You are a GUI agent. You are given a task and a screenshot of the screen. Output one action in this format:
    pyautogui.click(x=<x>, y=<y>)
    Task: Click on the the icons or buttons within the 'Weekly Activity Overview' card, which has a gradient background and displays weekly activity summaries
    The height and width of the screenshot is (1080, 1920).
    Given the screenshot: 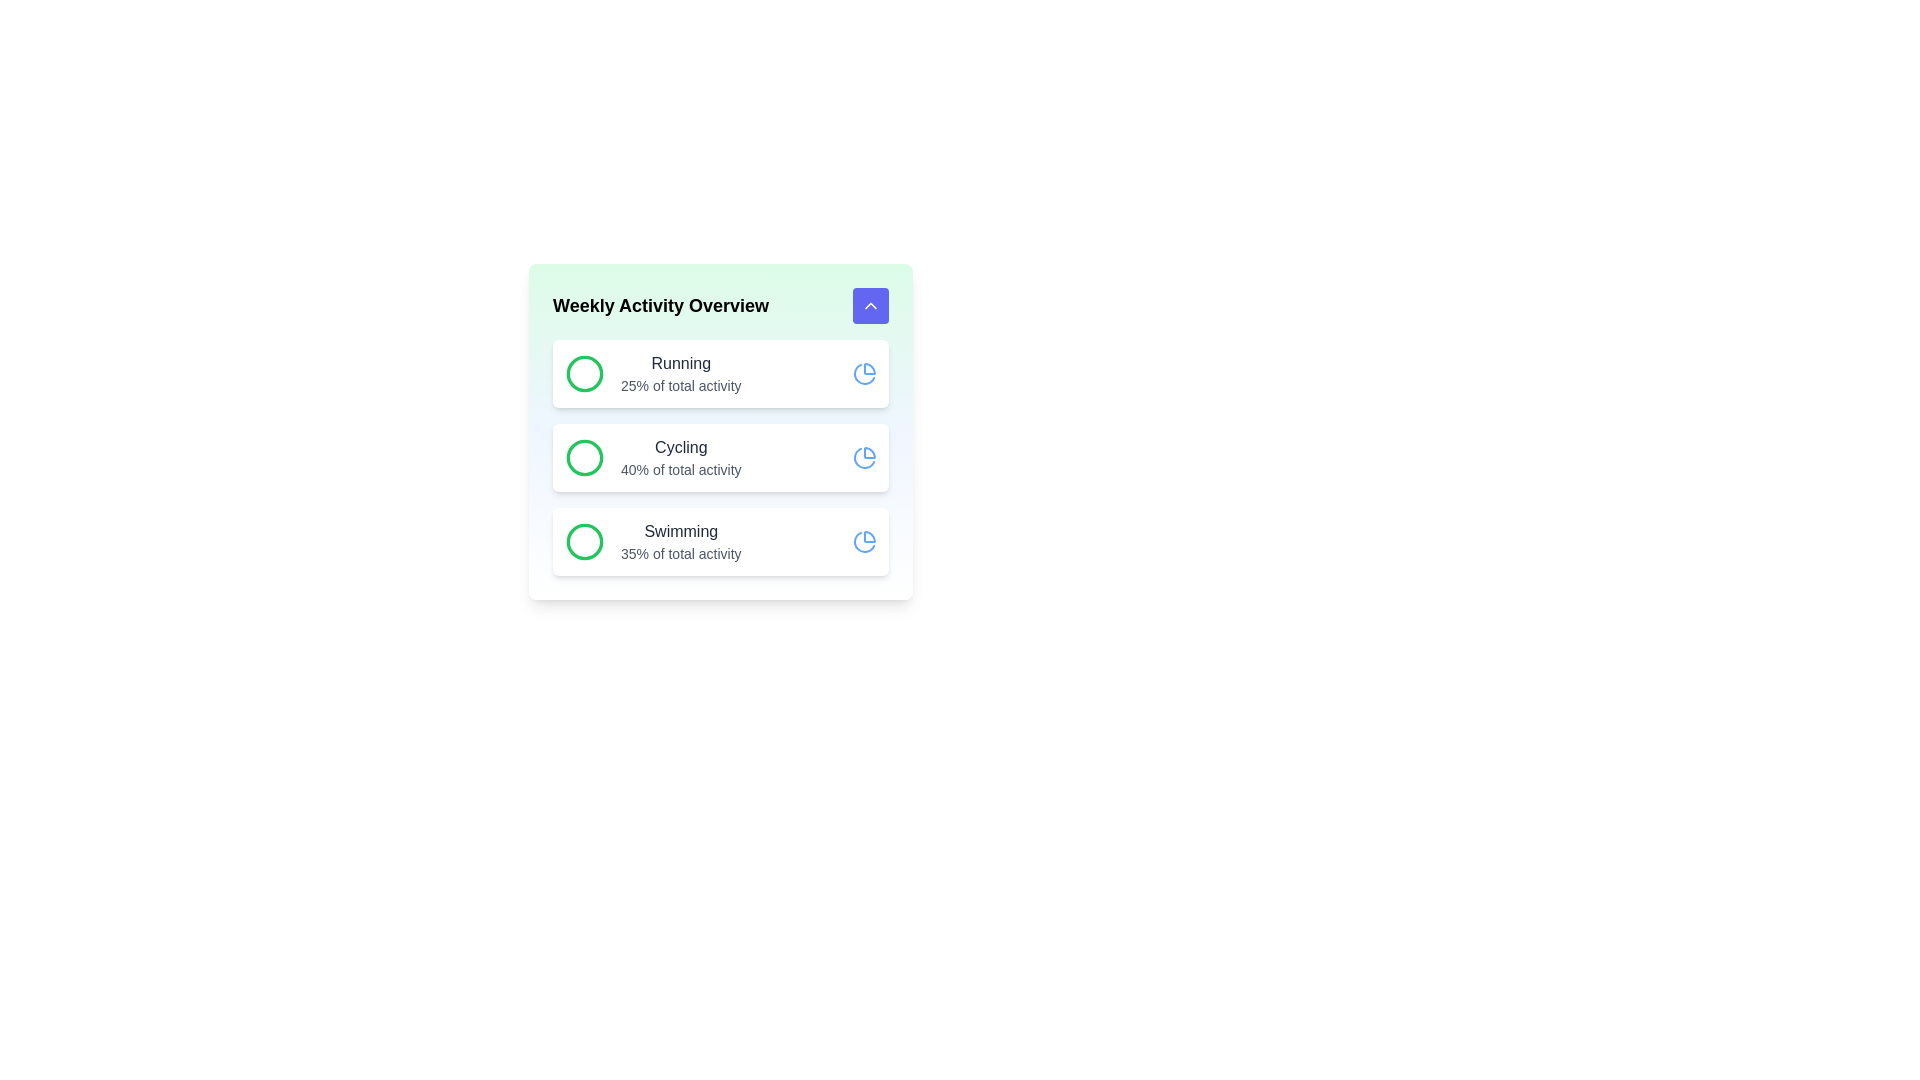 What is the action you would take?
    pyautogui.click(x=720, y=431)
    